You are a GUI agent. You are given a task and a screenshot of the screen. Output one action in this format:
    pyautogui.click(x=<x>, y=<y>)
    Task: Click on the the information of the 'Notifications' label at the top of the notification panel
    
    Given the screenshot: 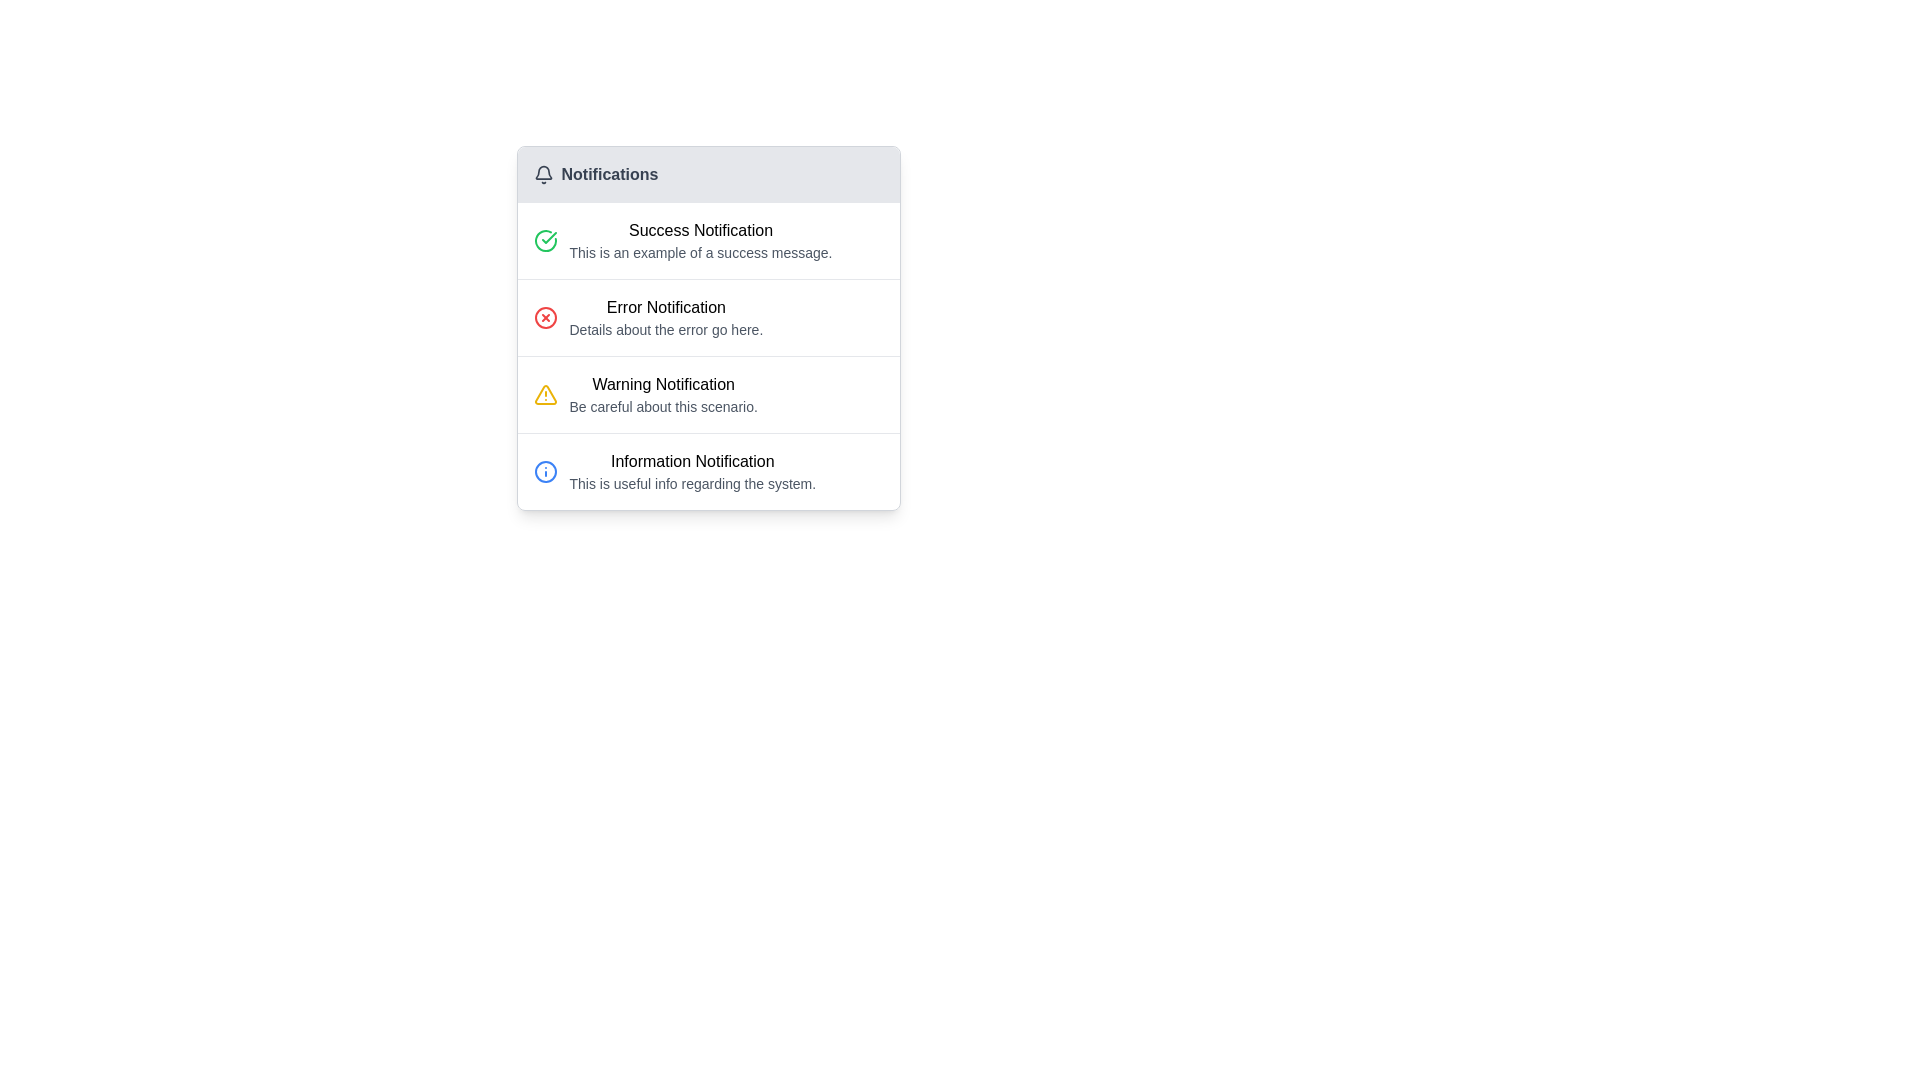 What is the action you would take?
    pyautogui.click(x=708, y=173)
    